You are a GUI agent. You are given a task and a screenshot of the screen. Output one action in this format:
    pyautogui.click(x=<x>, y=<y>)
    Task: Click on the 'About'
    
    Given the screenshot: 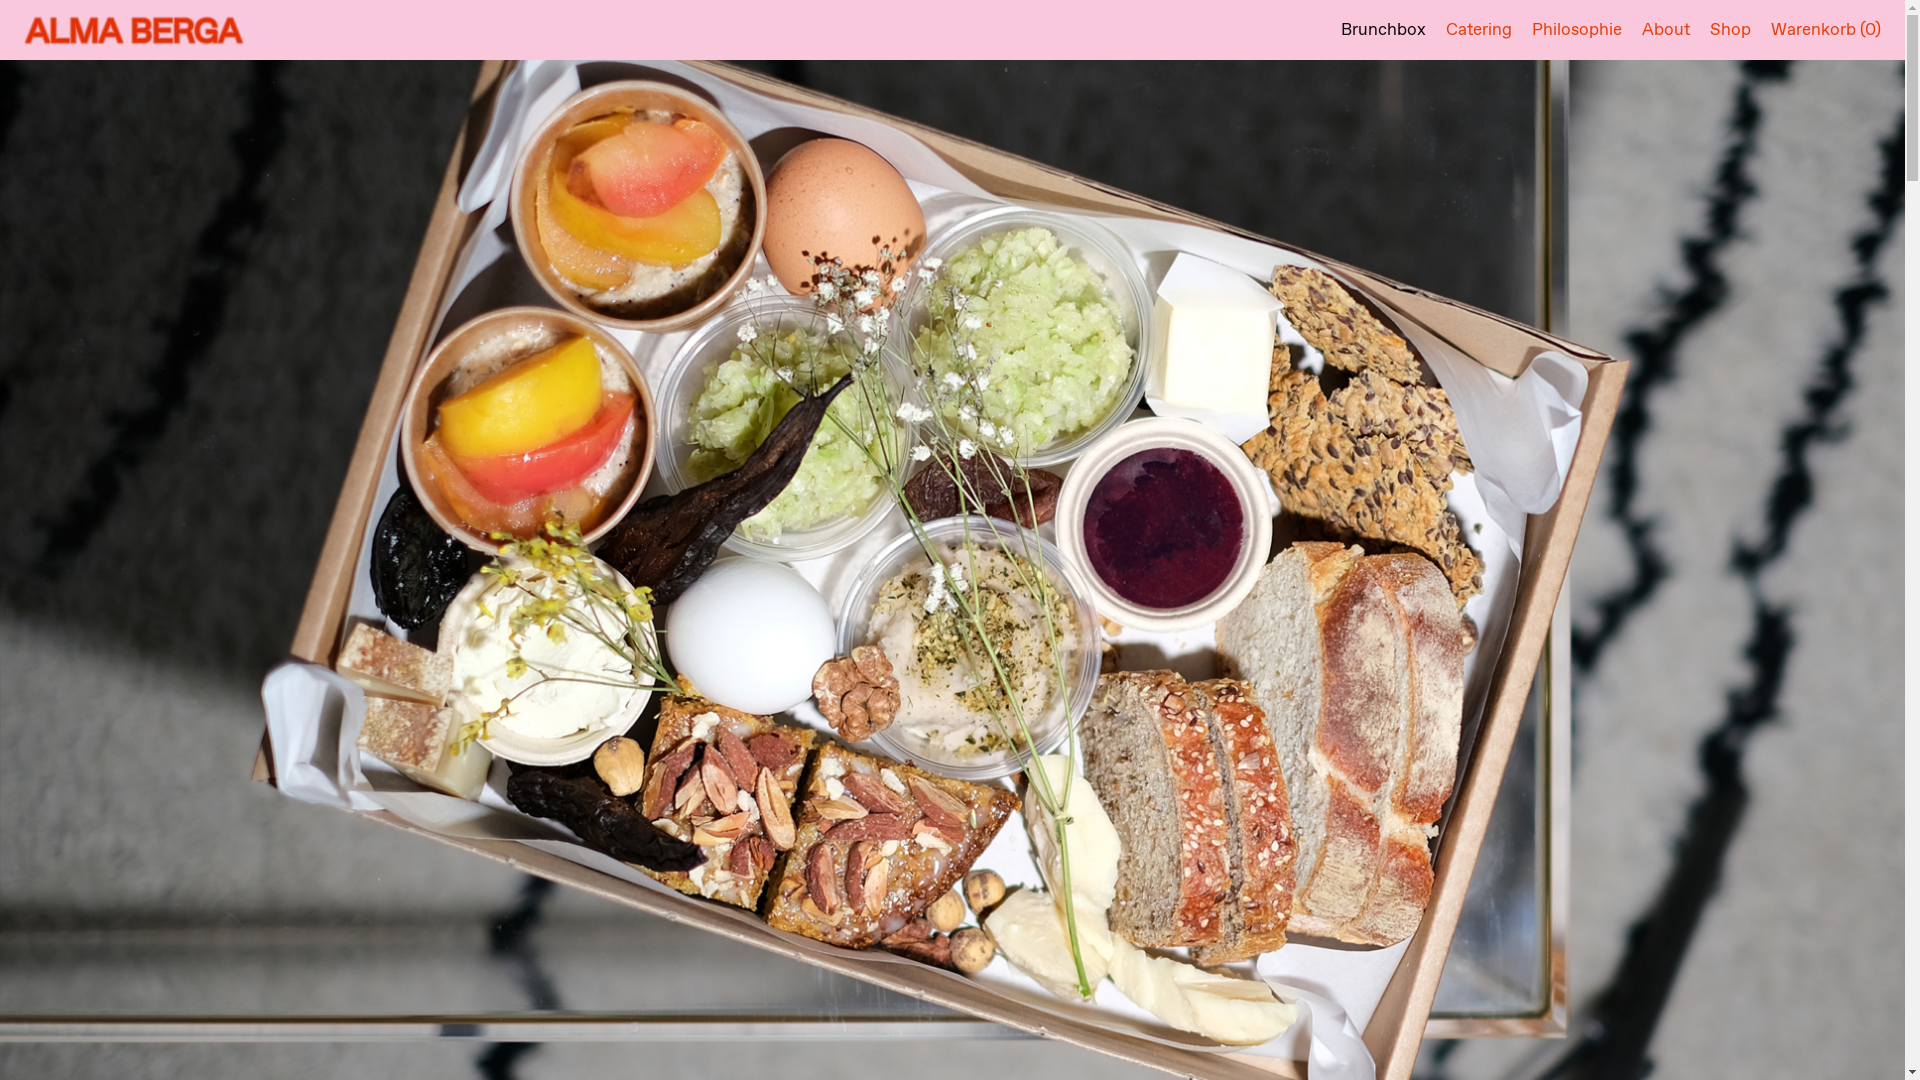 What is the action you would take?
    pyautogui.click(x=1641, y=30)
    